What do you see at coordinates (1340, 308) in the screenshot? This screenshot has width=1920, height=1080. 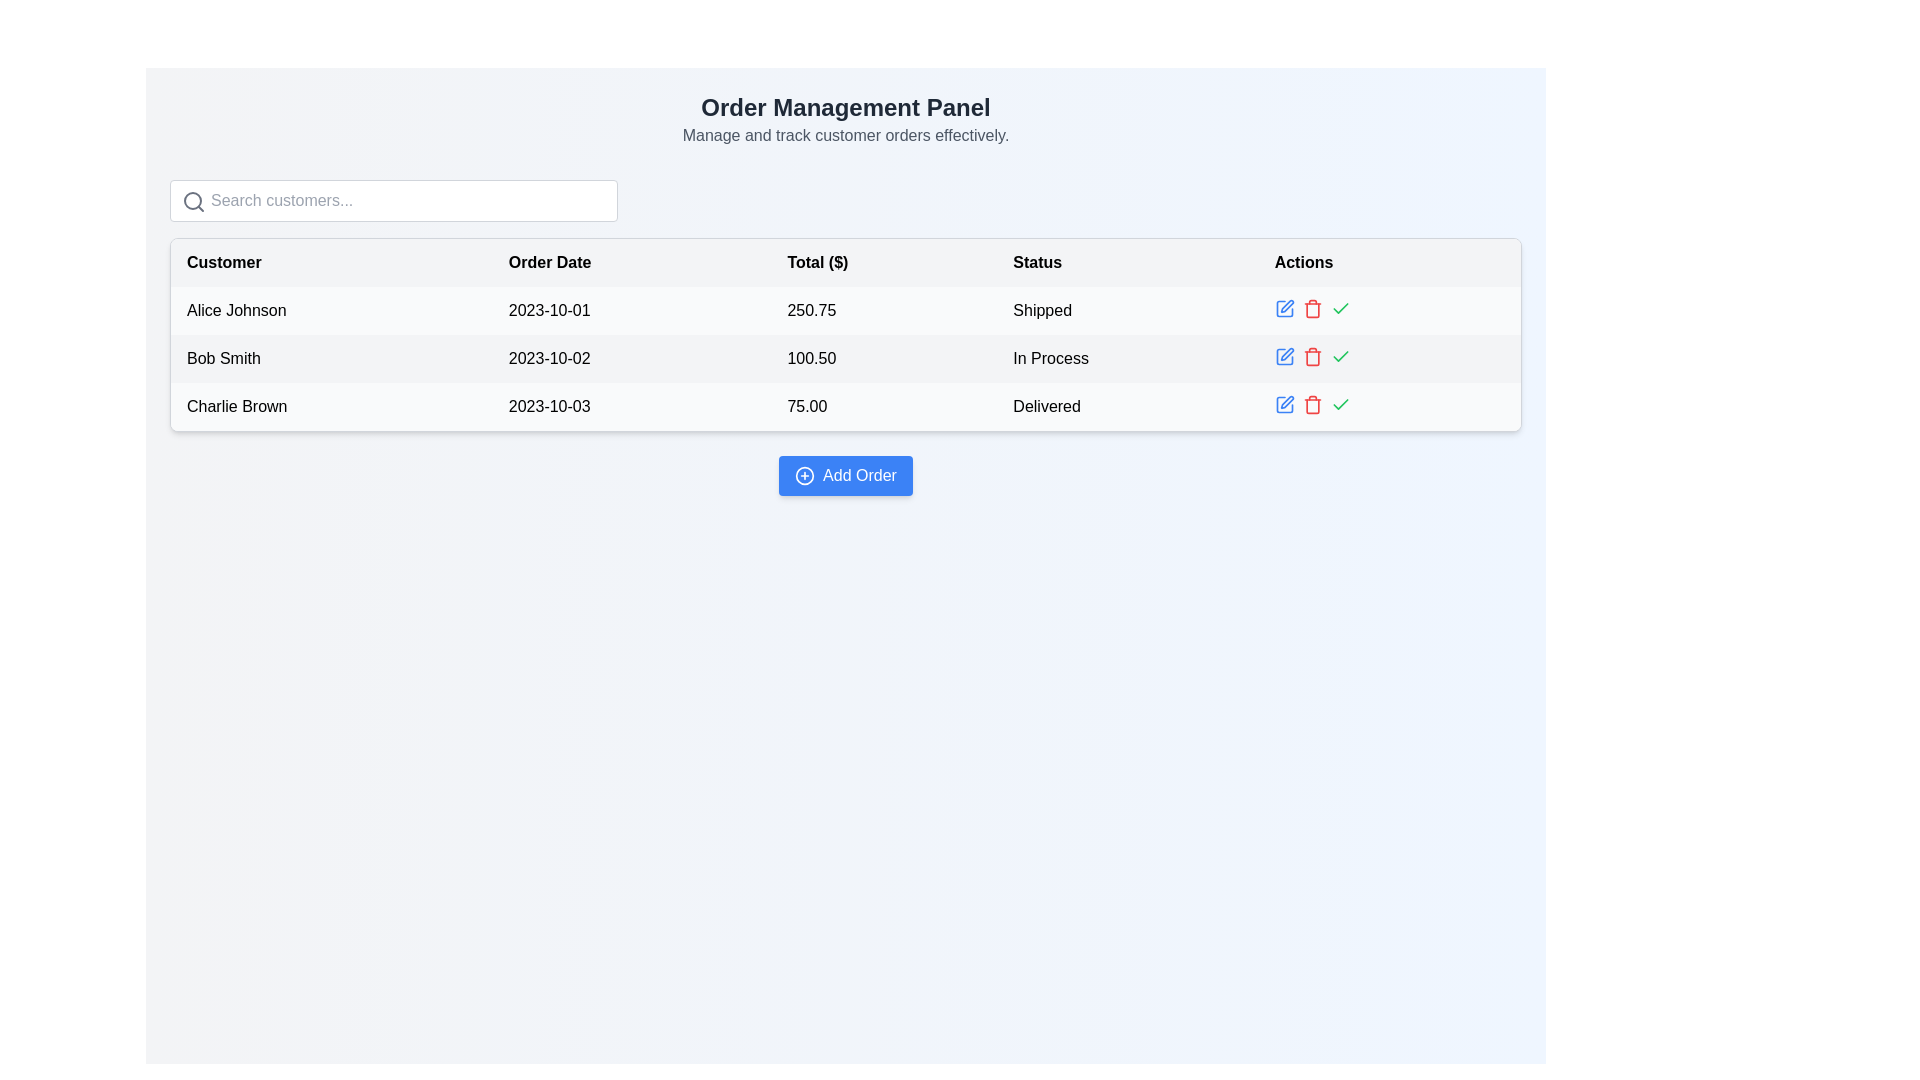 I see `the confirmation icon in the 'Actions' column of the right-most table row for the order made by 'Charlie Brown'` at bounding box center [1340, 308].